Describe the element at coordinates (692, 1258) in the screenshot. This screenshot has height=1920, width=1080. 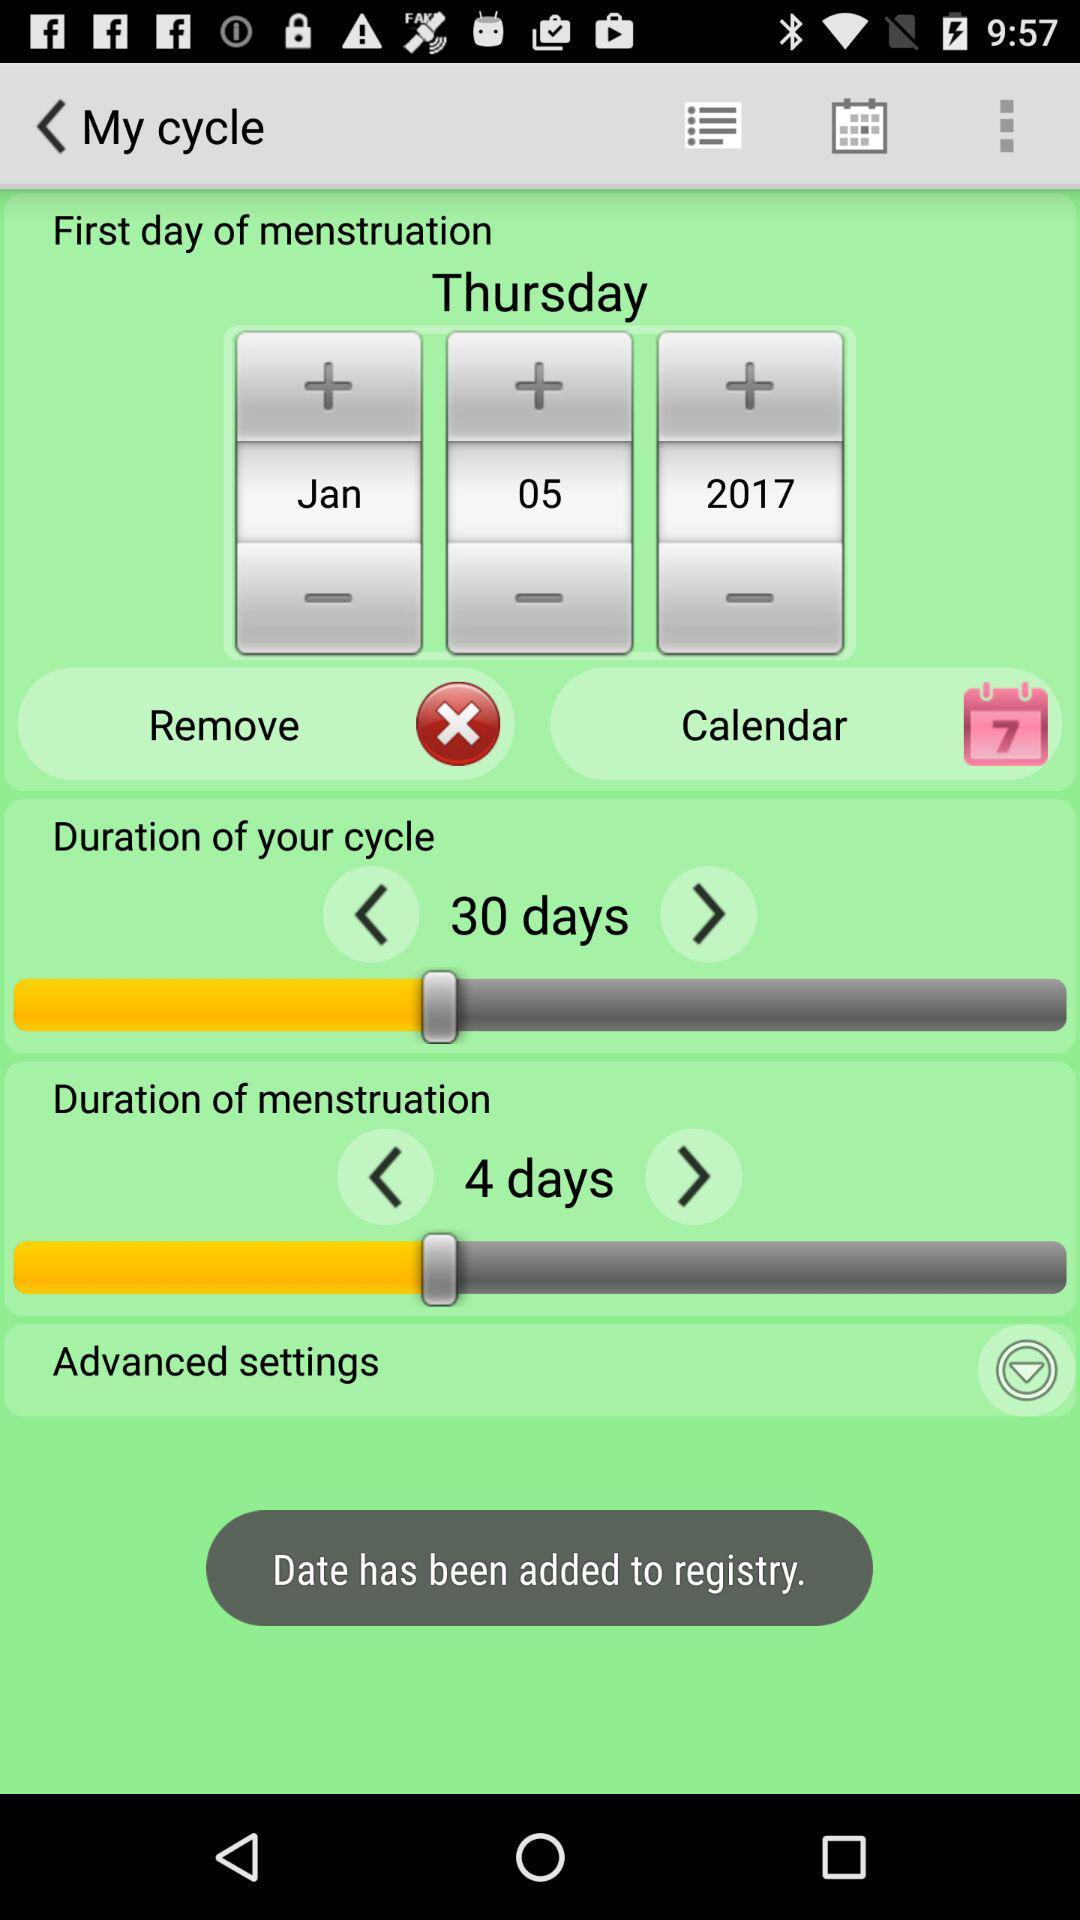
I see `the arrow_forward icon` at that location.